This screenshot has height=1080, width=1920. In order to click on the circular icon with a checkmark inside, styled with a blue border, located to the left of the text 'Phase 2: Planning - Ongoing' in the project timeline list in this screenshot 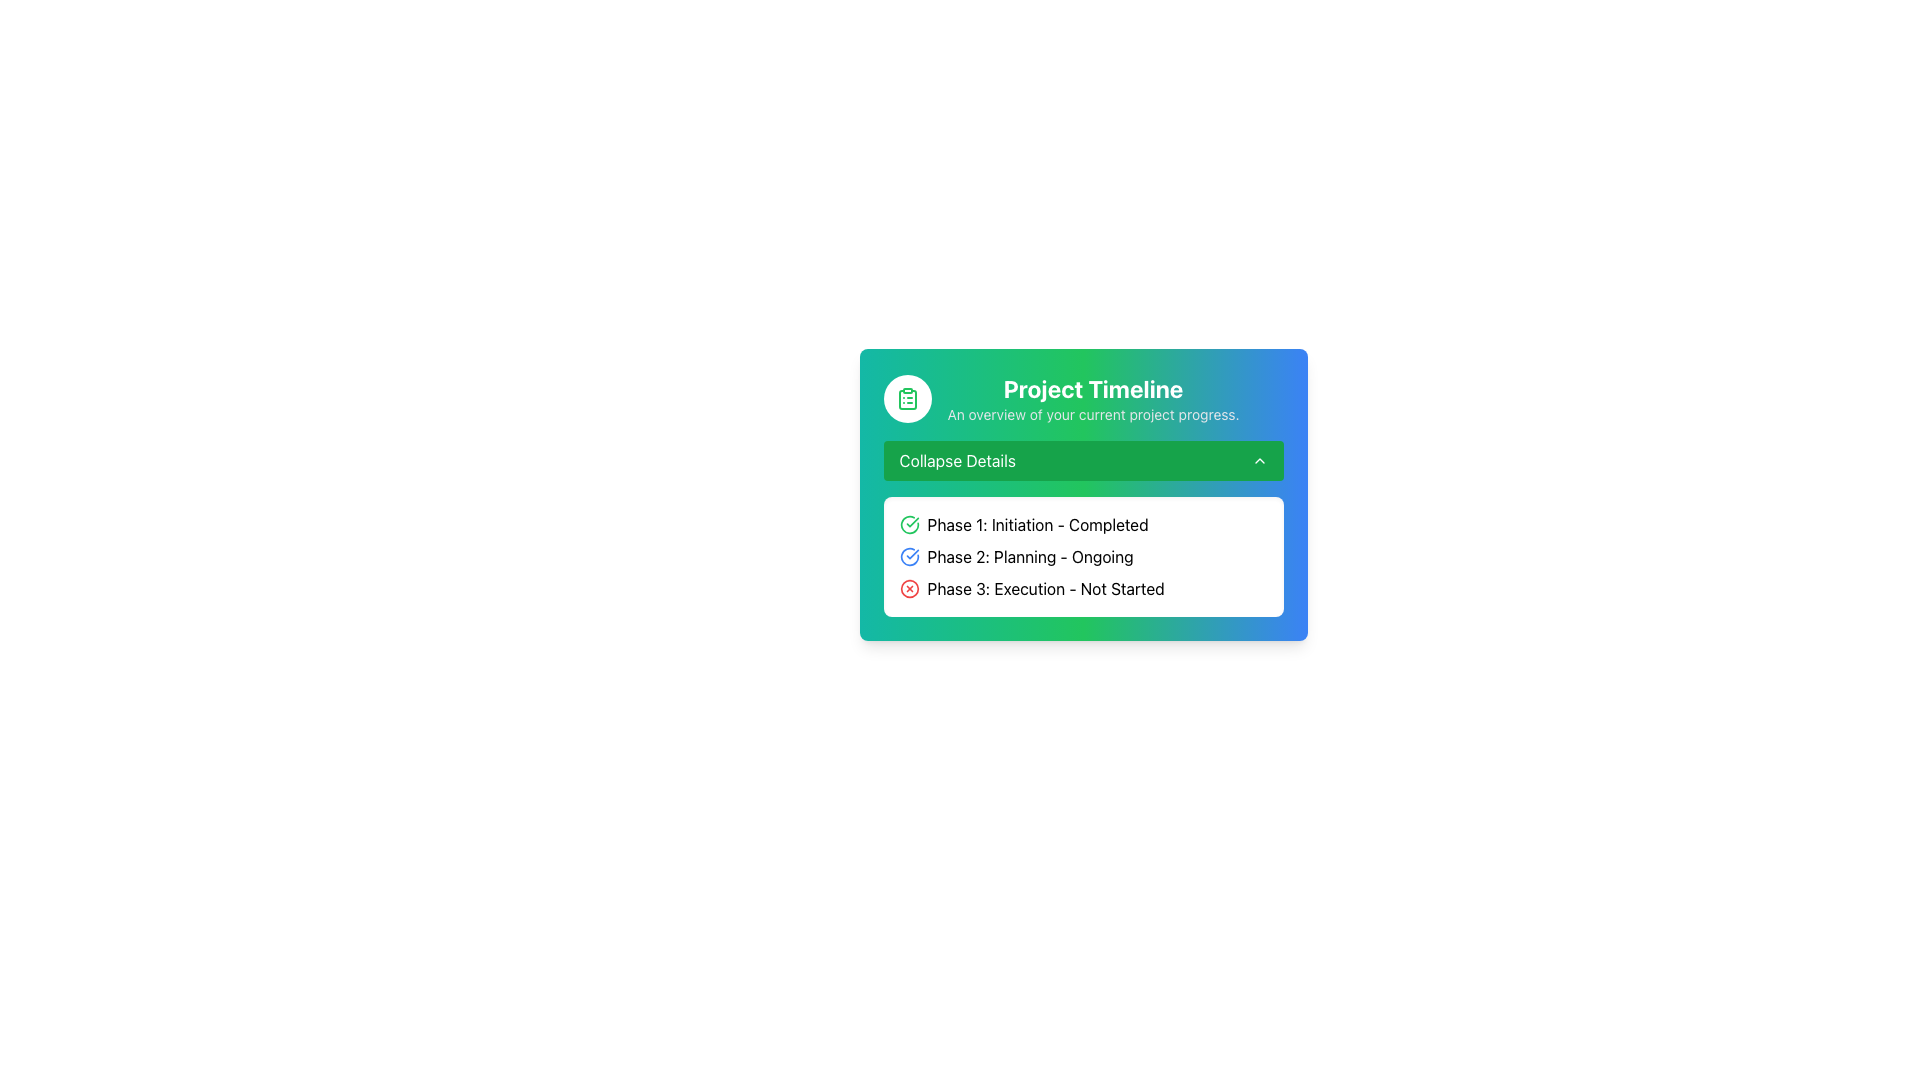, I will do `click(908, 556)`.